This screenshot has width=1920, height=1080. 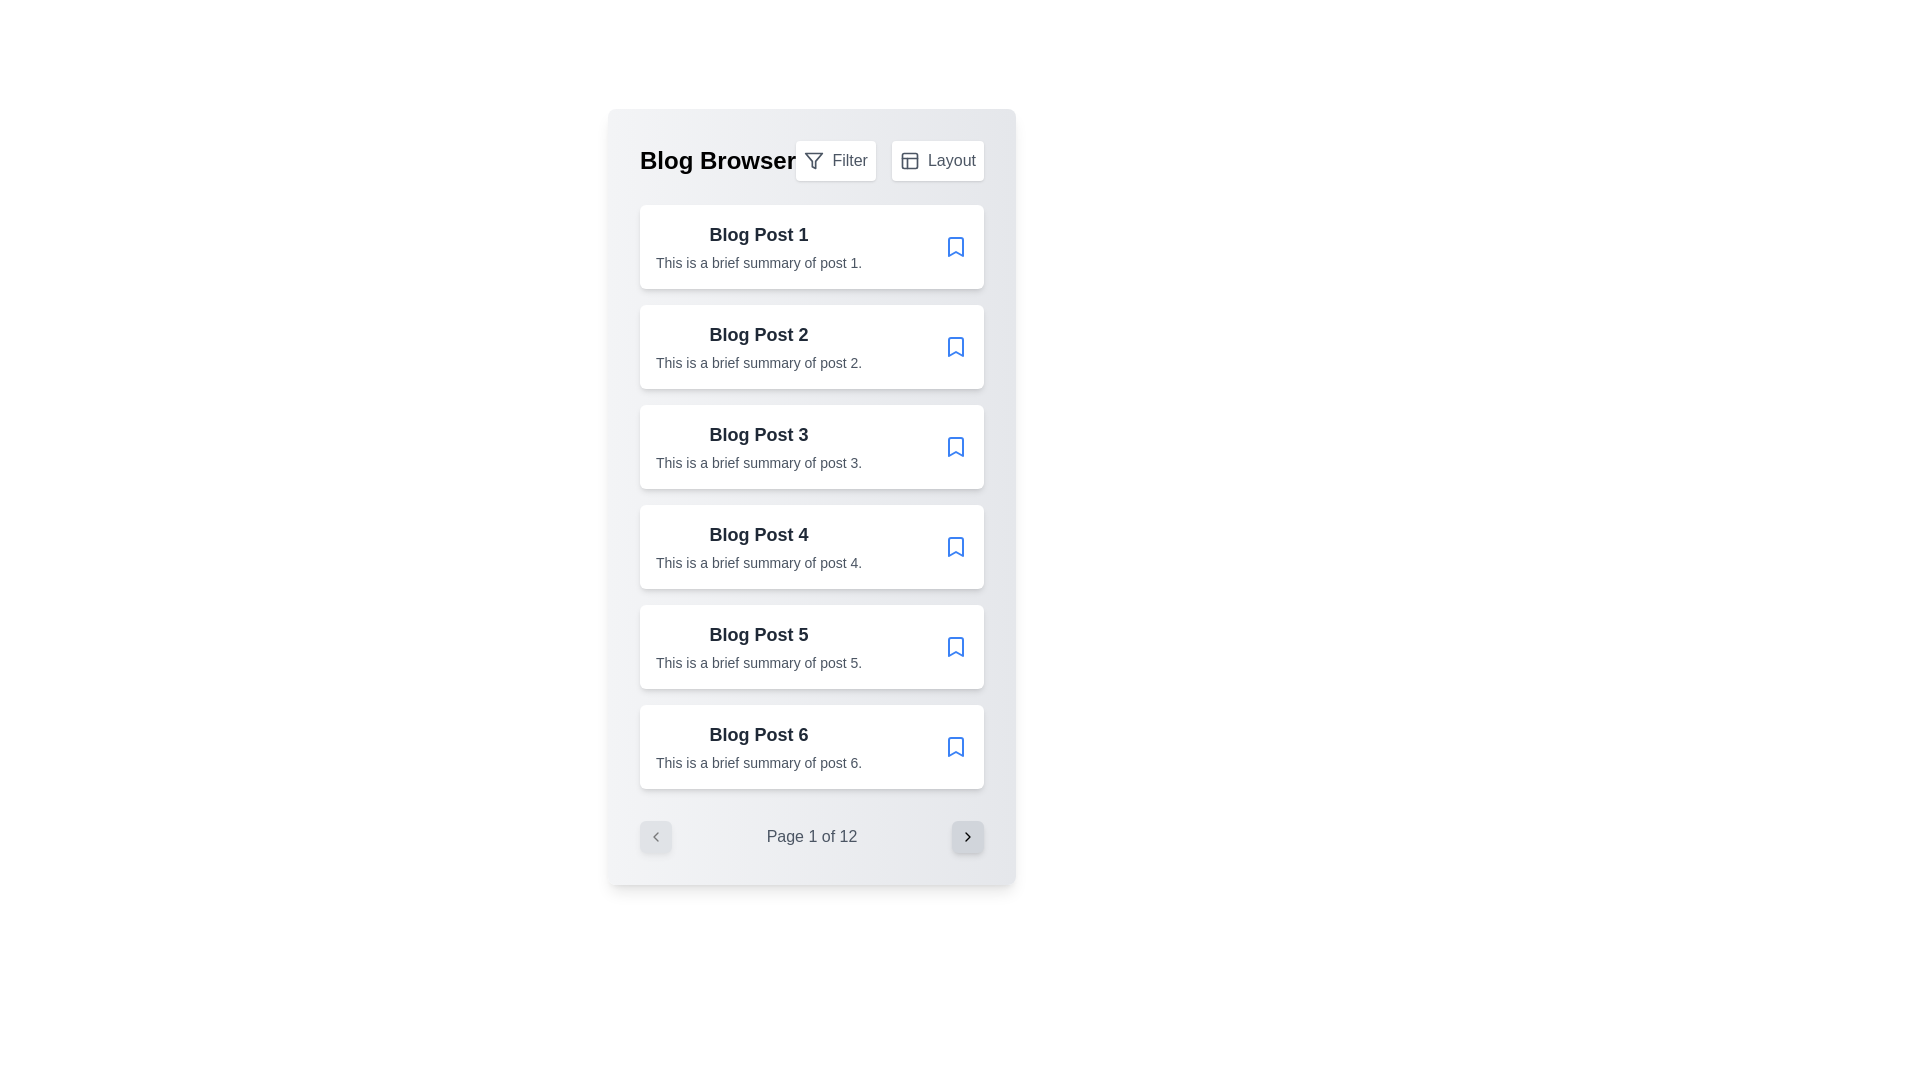 What do you see at coordinates (758, 261) in the screenshot?
I see `the text element that provides a brief summary of the blog post titled 'Blog Post 1', positioned below the title in the first card` at bounding box center [758, 261].